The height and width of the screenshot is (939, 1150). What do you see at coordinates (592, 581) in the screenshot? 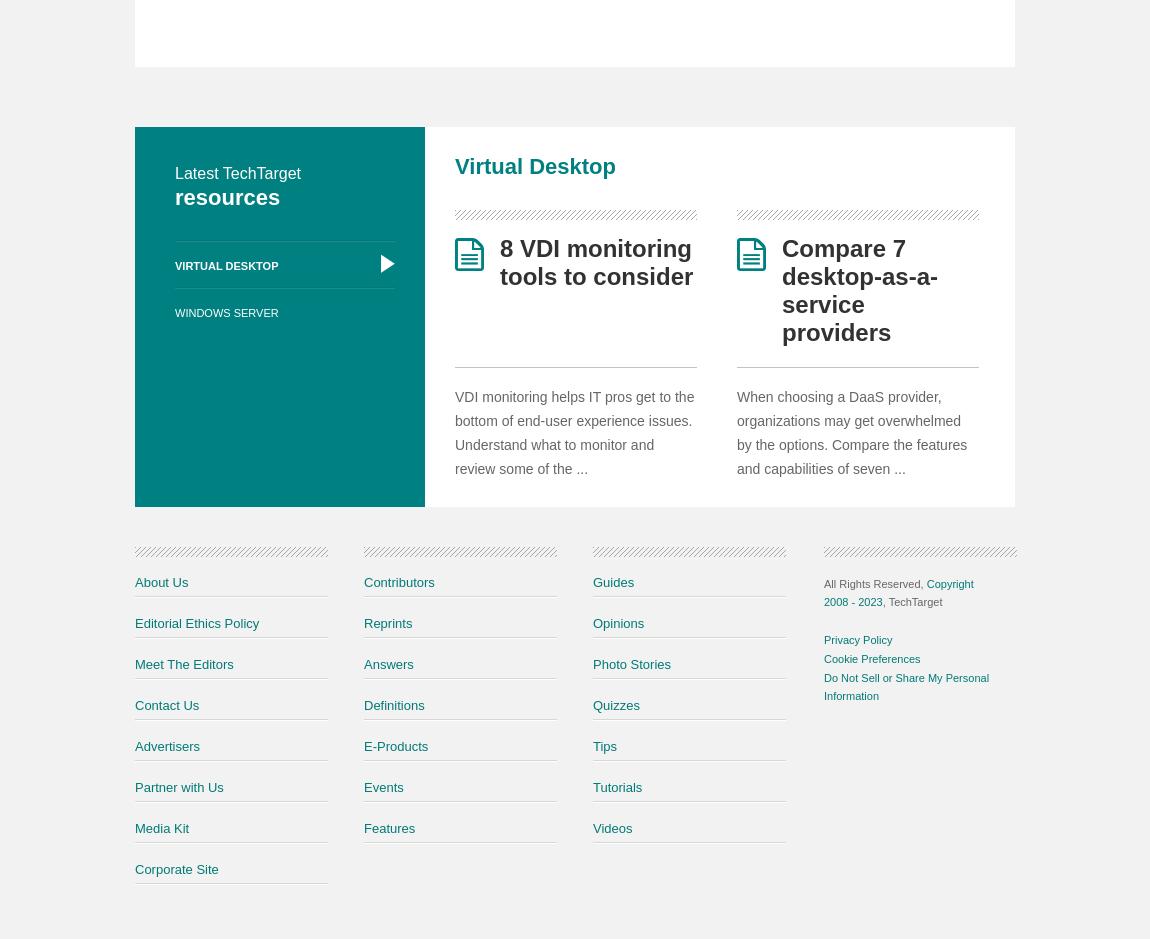
I see `'Guides'` at bounding box center [592, 581].